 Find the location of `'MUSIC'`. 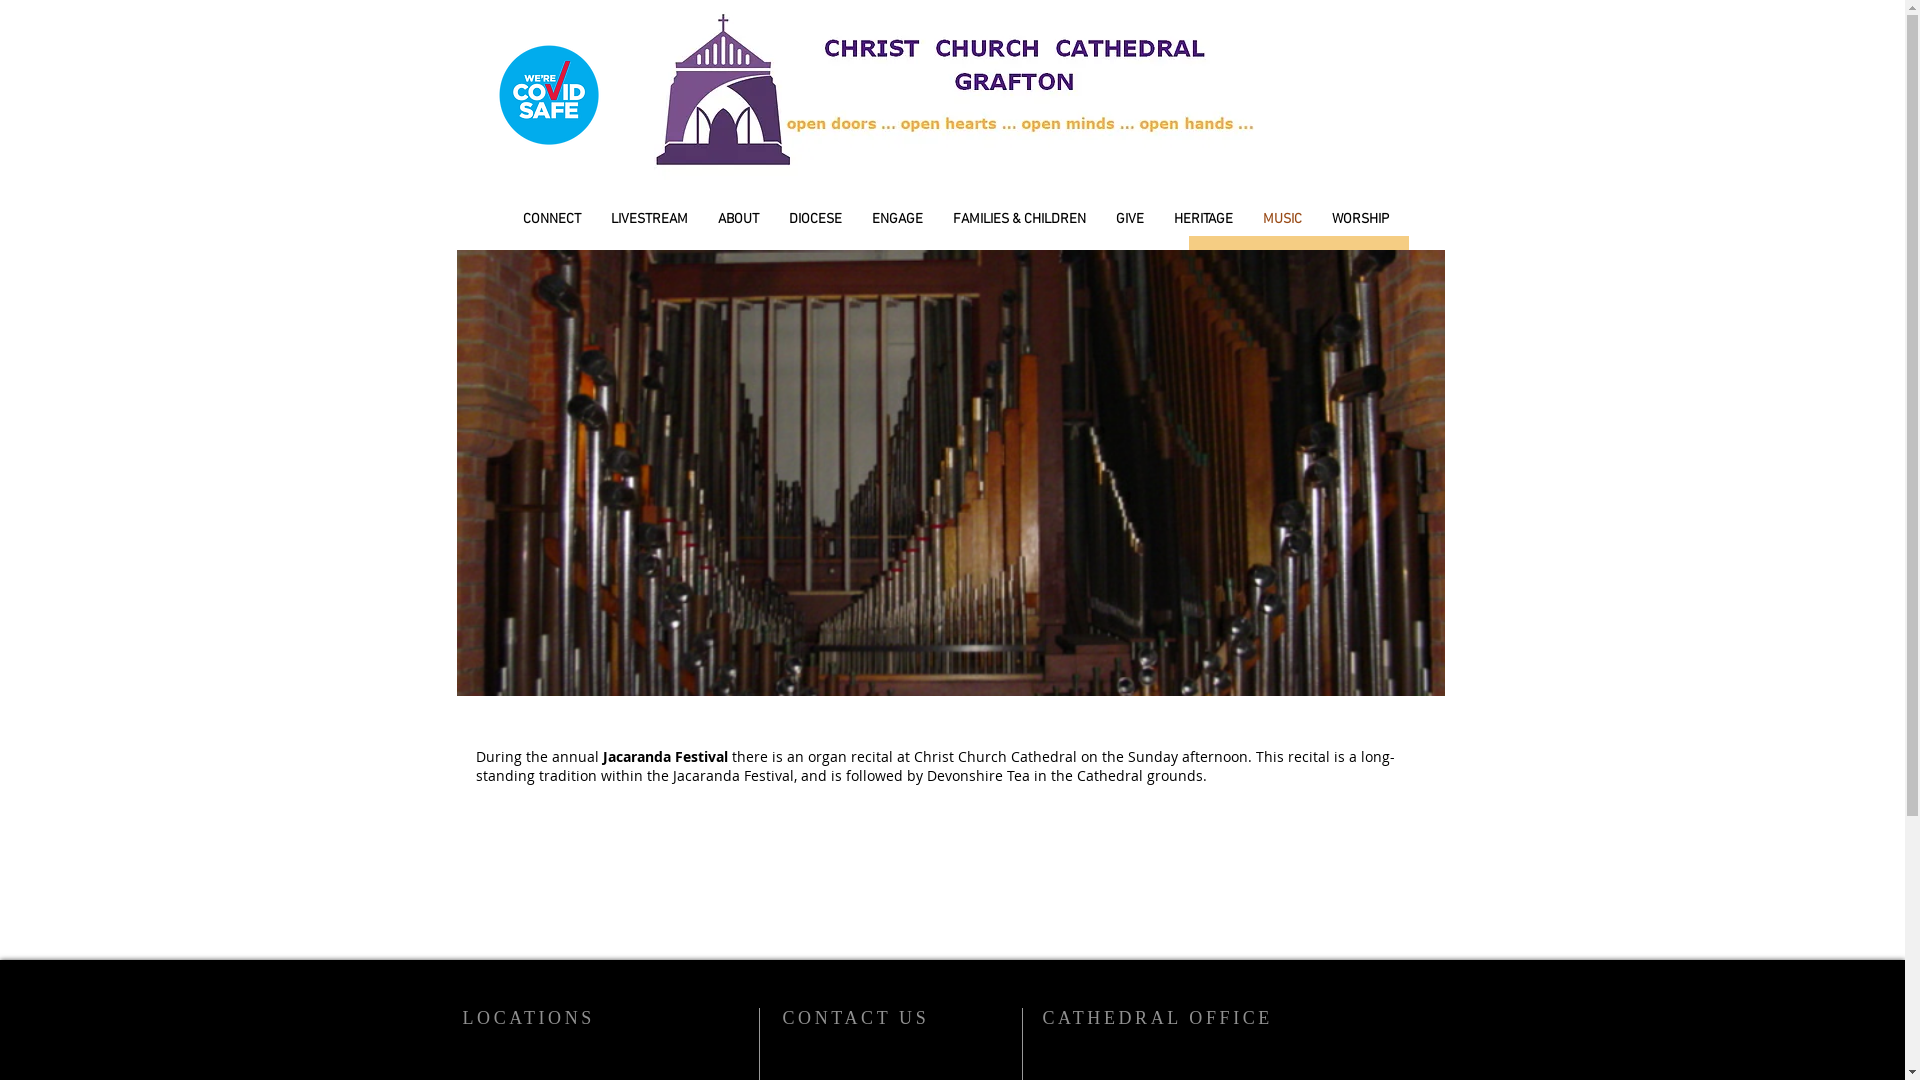

'MUSIC' is located at coordinates (1247, 219).